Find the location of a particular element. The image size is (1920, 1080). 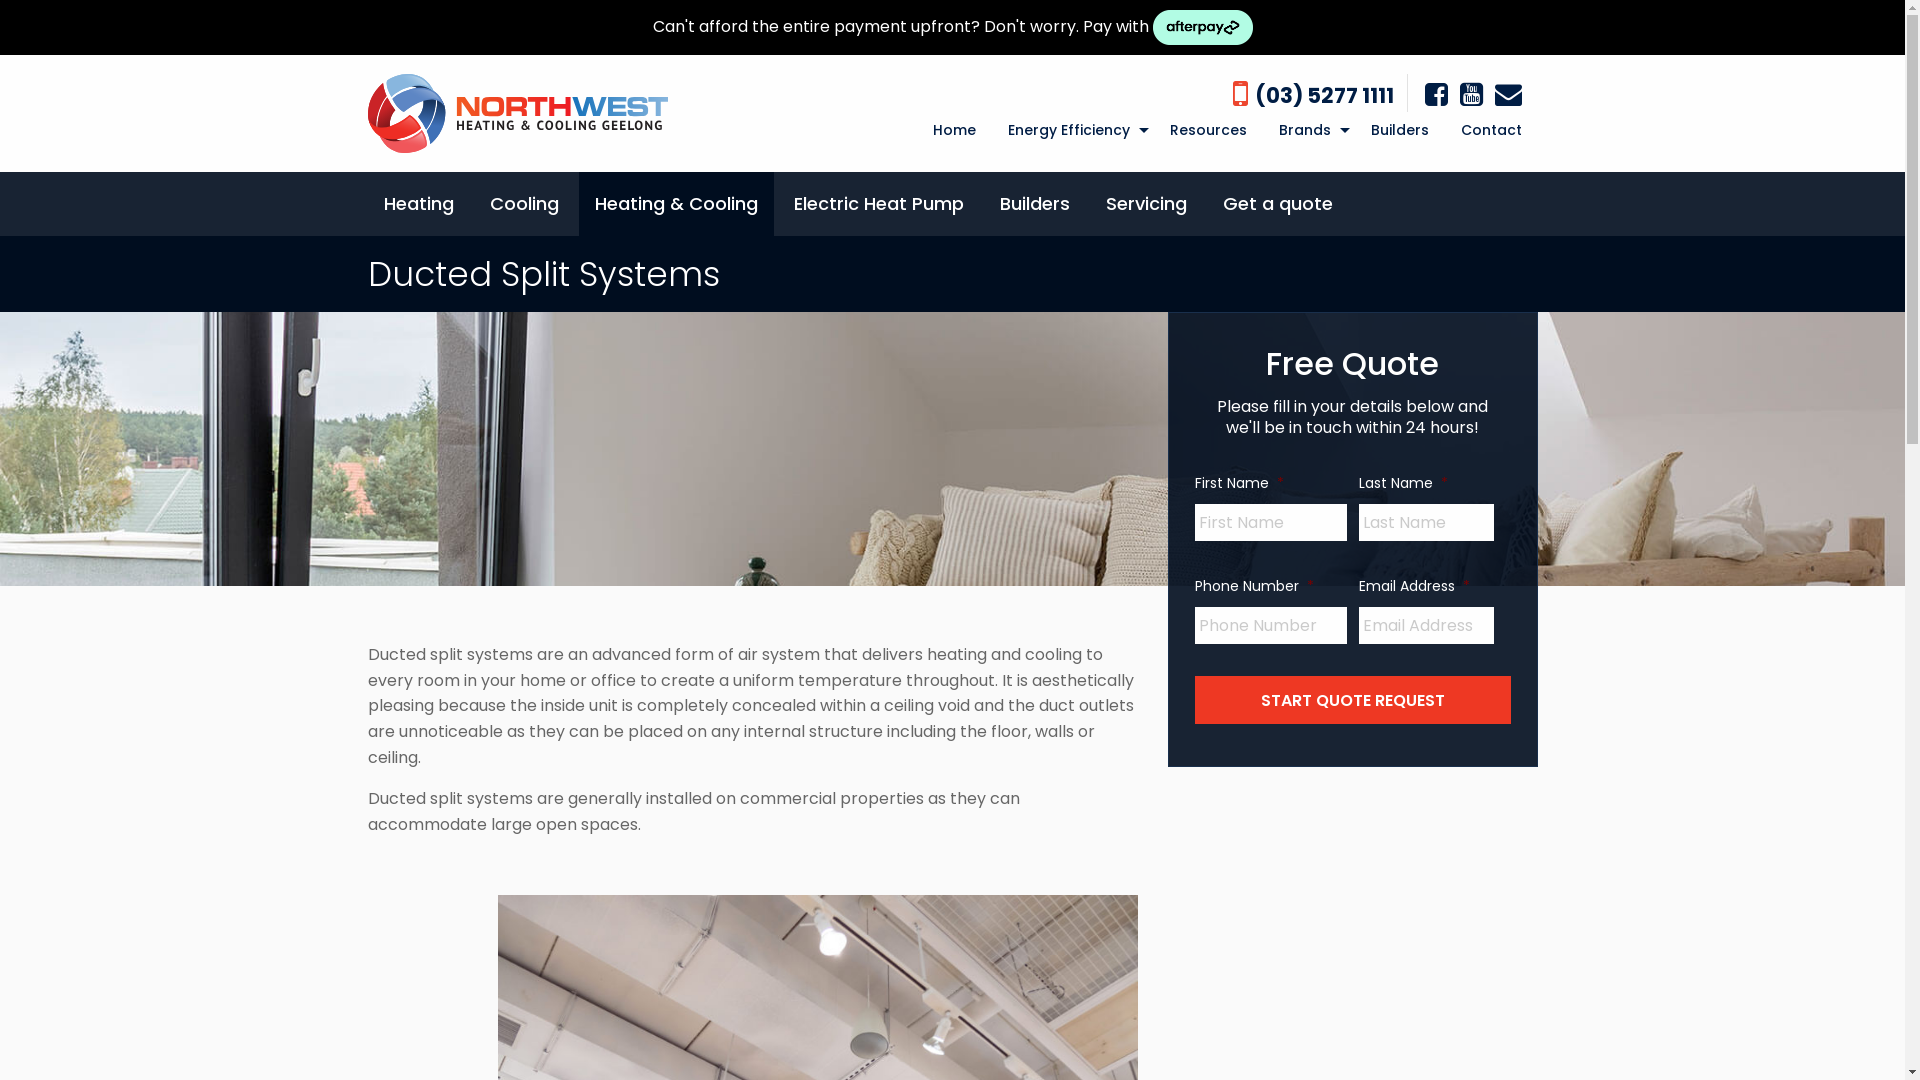

'Builders' is located at coordinates (1035, 204).